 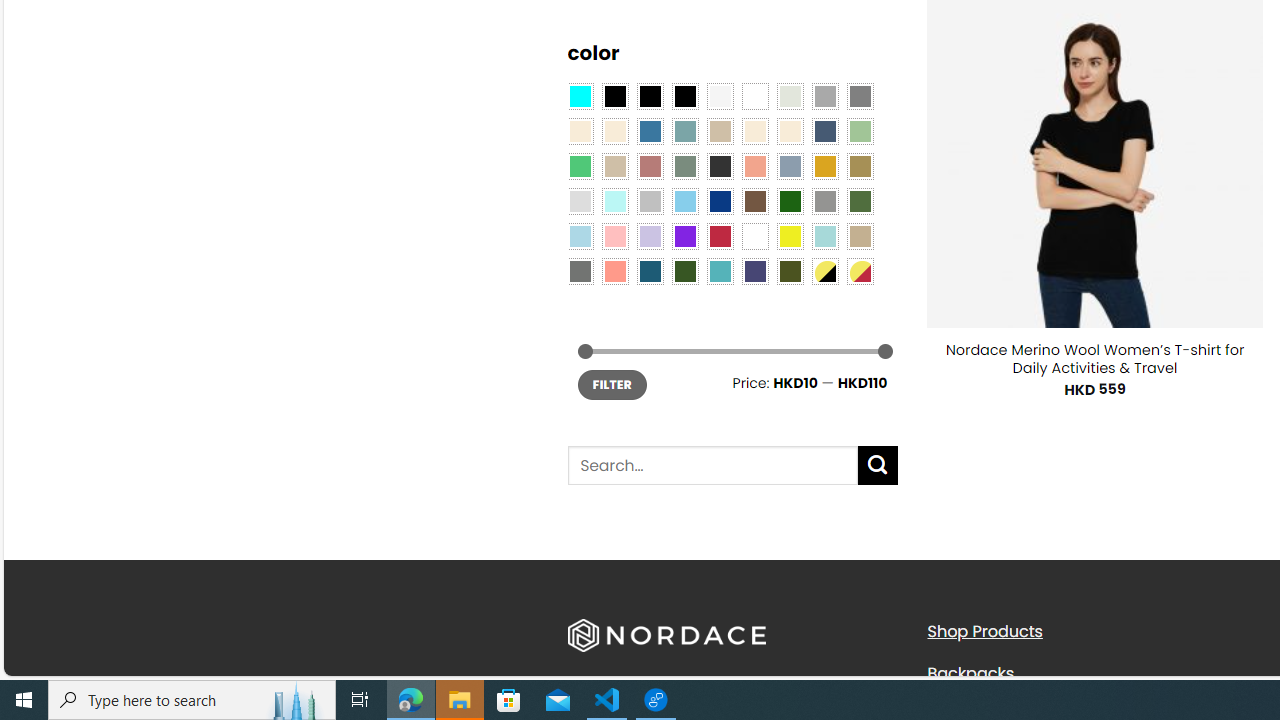 I want to click on 'Caramel', so click(x=754, y=131).